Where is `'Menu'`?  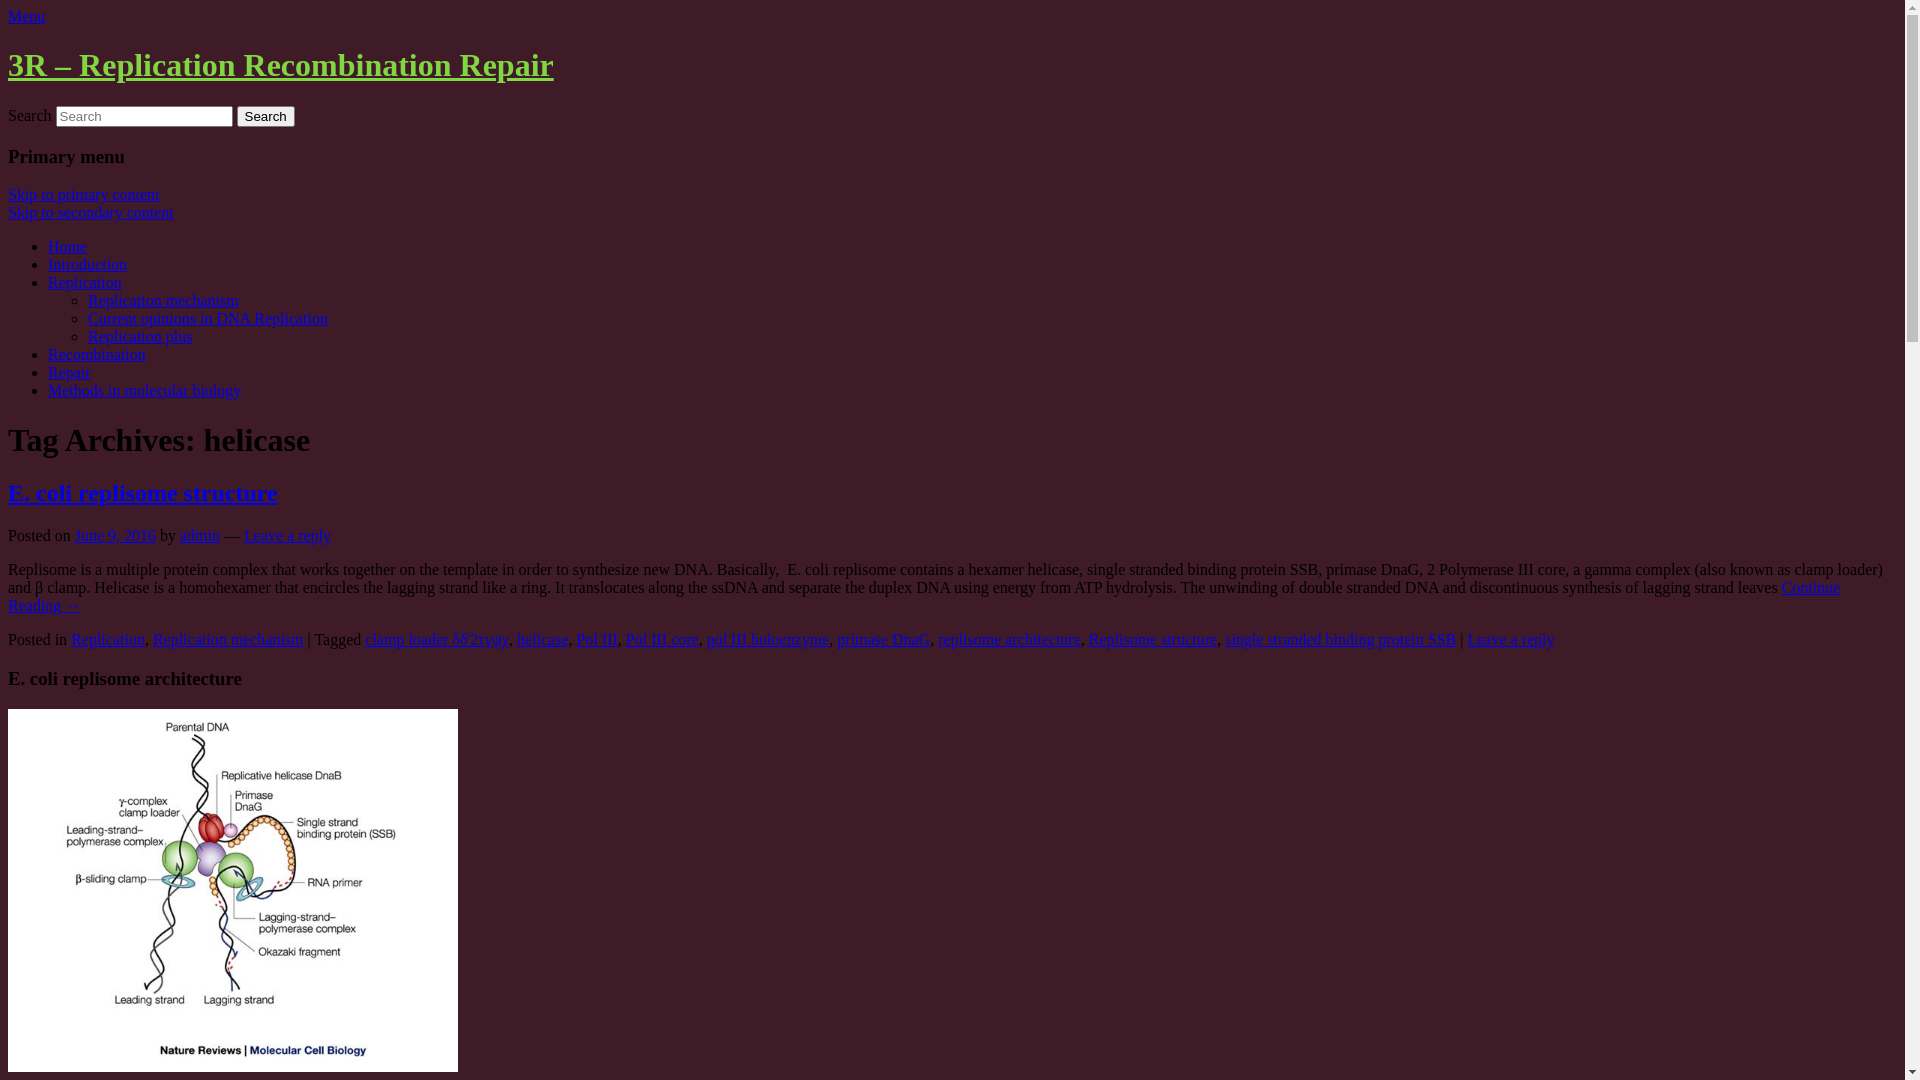
'Menu' is located at coordinates (8, 16).